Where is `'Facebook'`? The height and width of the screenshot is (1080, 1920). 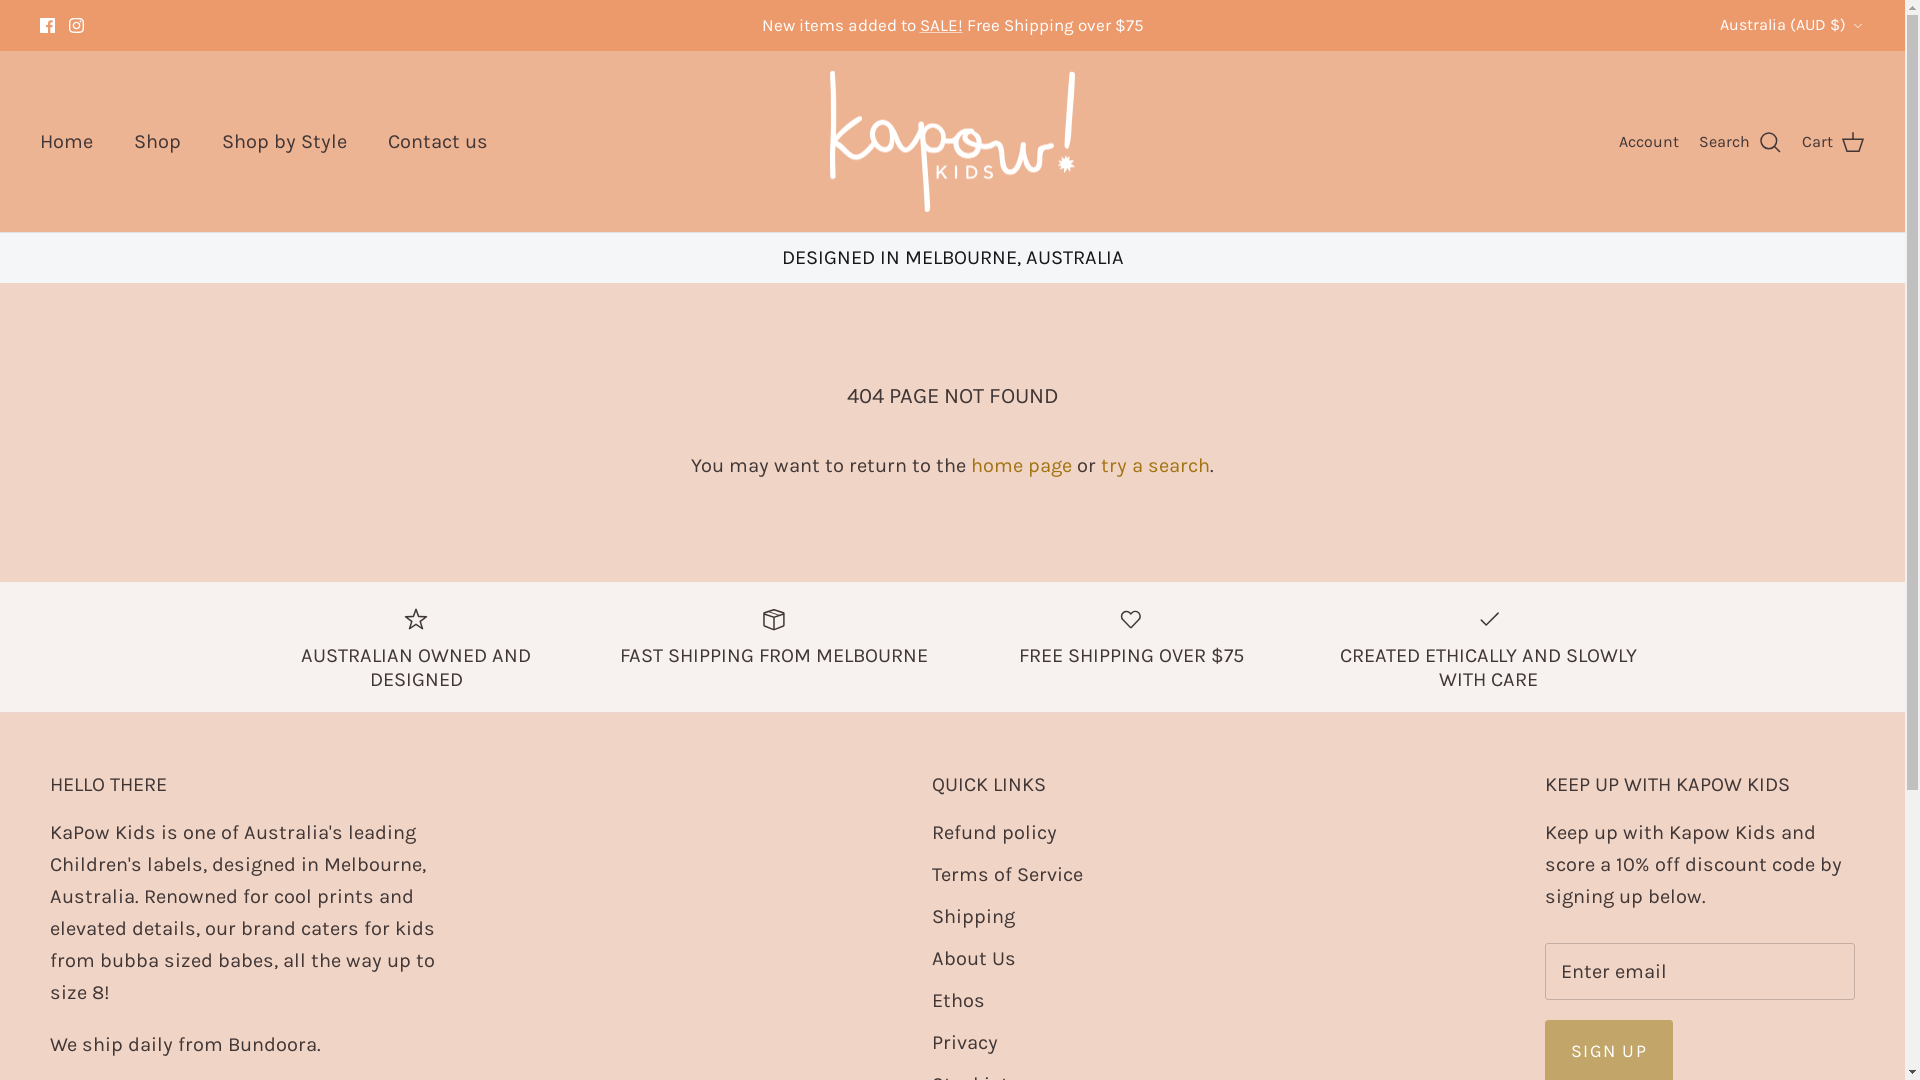 'Facebook' is located at coordinates (47, 25).